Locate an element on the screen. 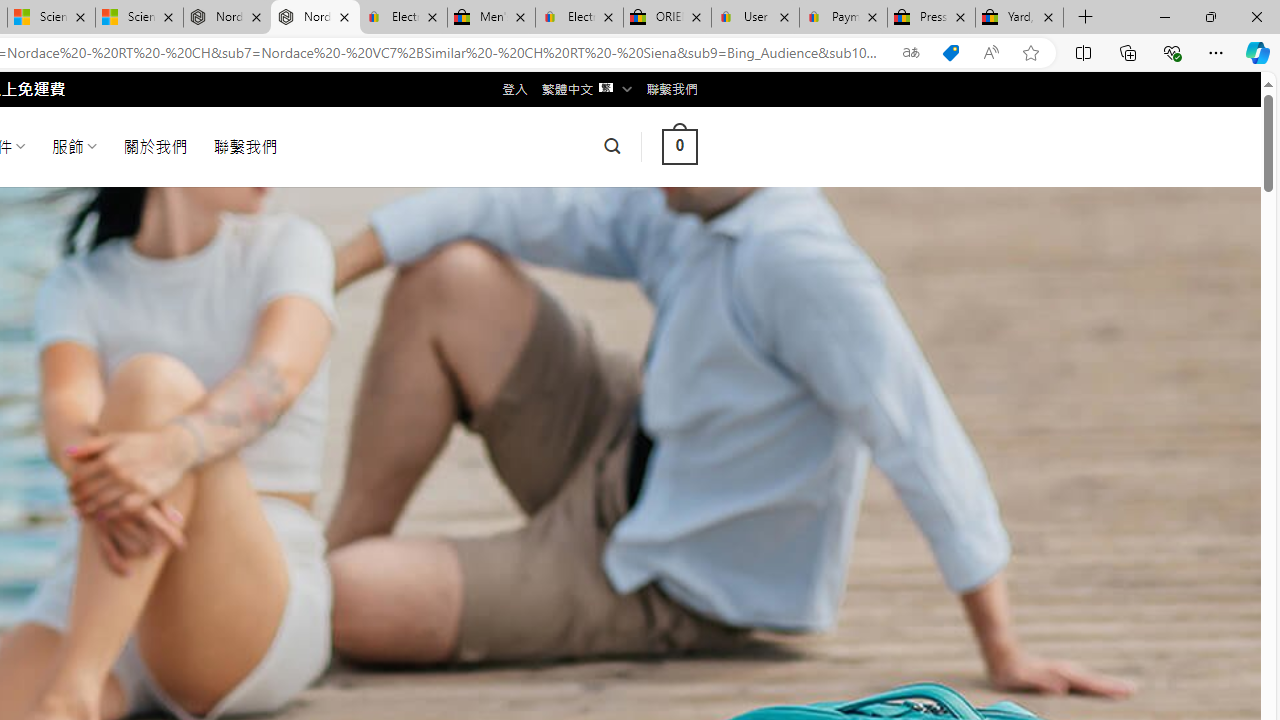 The width and height of the screenshot is (1280, 720). 'Payments Terms of Use | eBay.com' is located at coordinates (843, 17).